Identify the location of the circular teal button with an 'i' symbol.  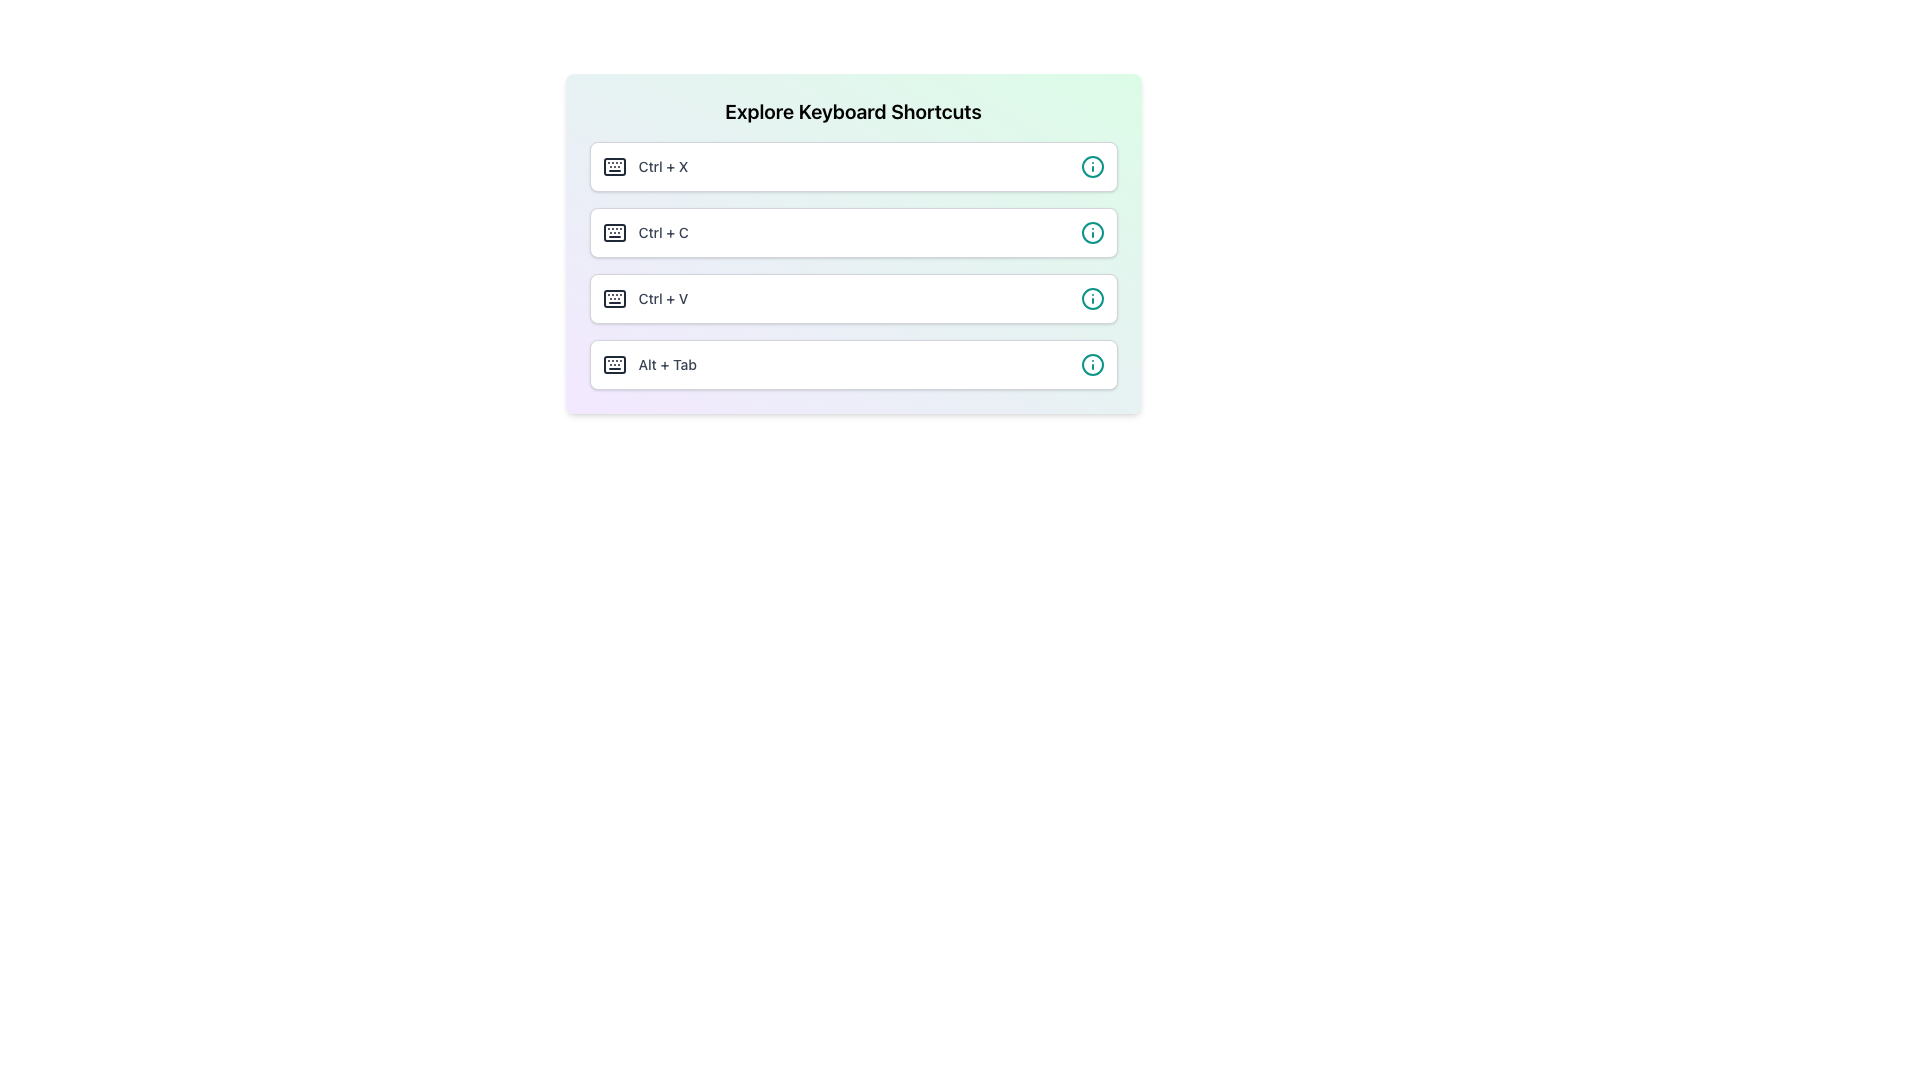
(1091, 299).